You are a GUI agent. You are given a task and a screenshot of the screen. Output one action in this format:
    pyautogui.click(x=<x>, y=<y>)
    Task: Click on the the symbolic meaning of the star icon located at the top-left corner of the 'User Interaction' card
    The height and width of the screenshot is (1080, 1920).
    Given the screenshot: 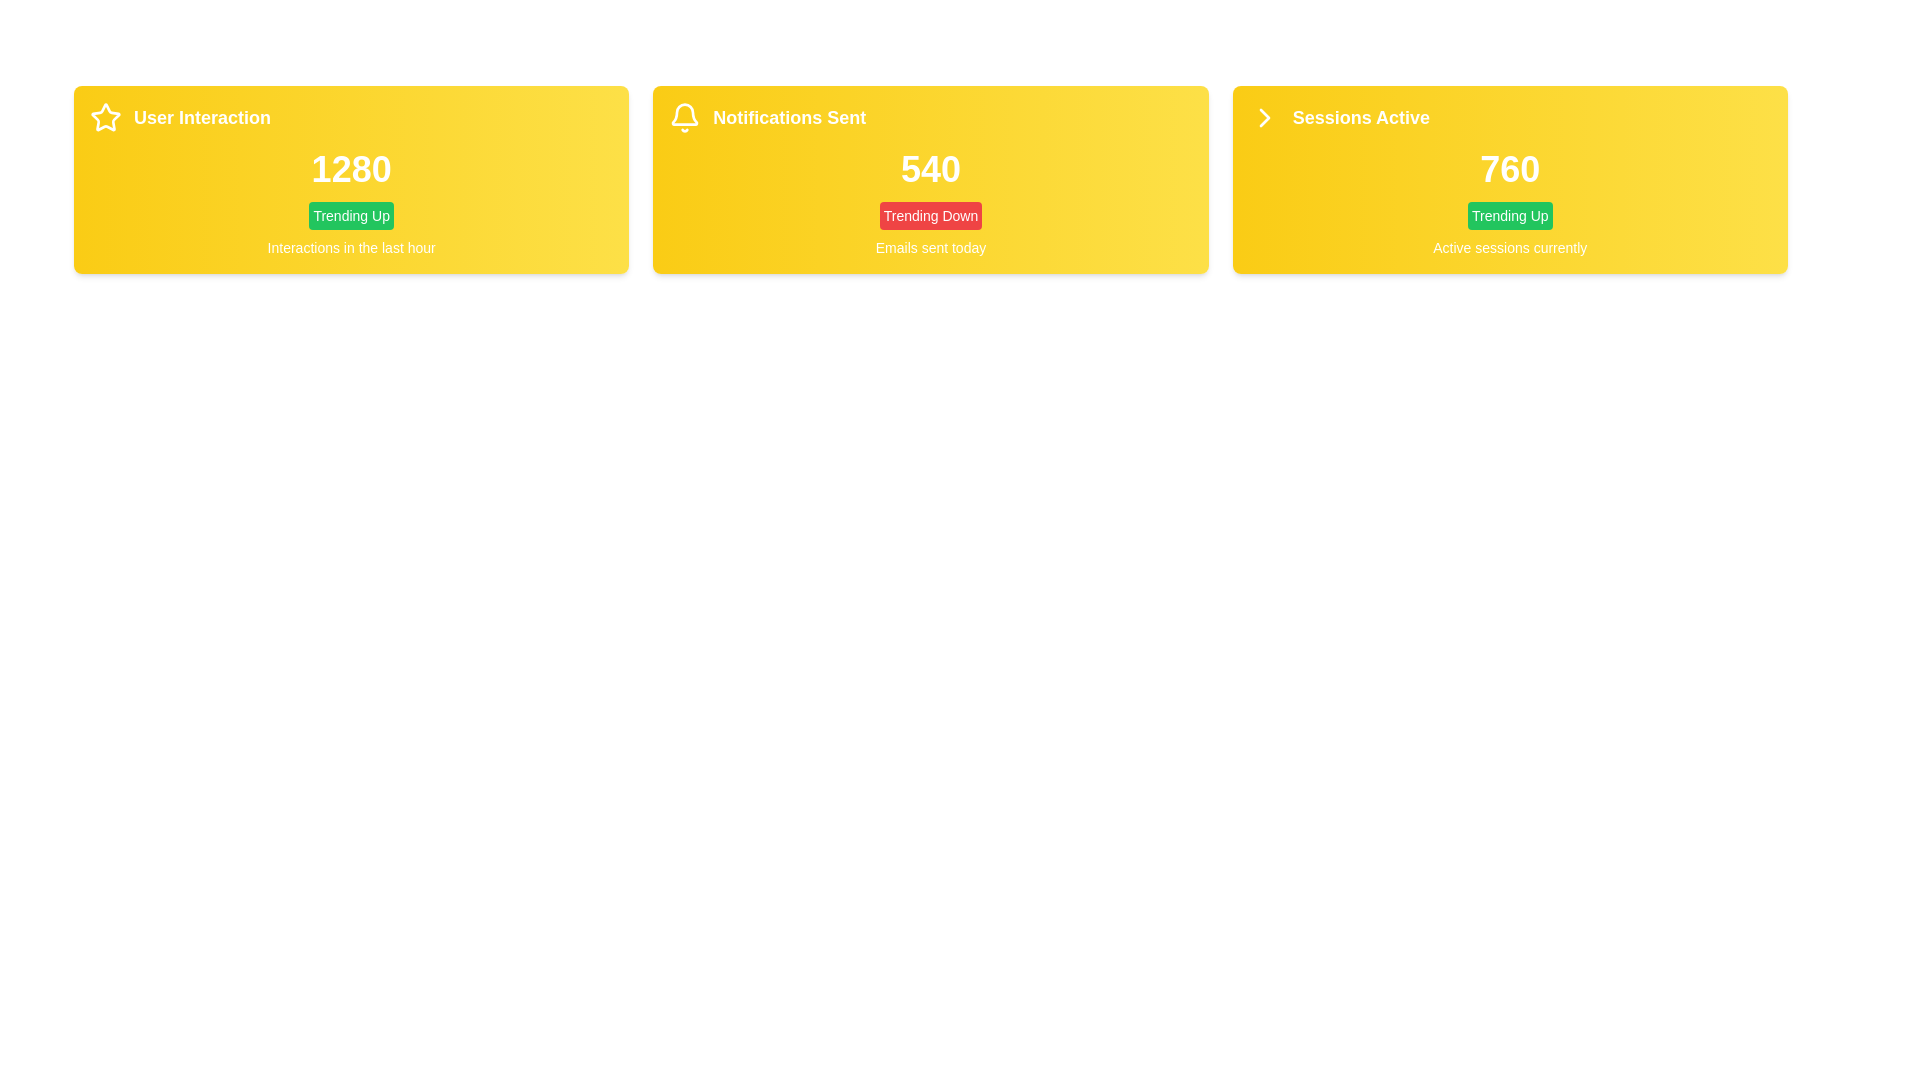 What is the action you would take?
    pyautogui.click(x=104, y=117)
    